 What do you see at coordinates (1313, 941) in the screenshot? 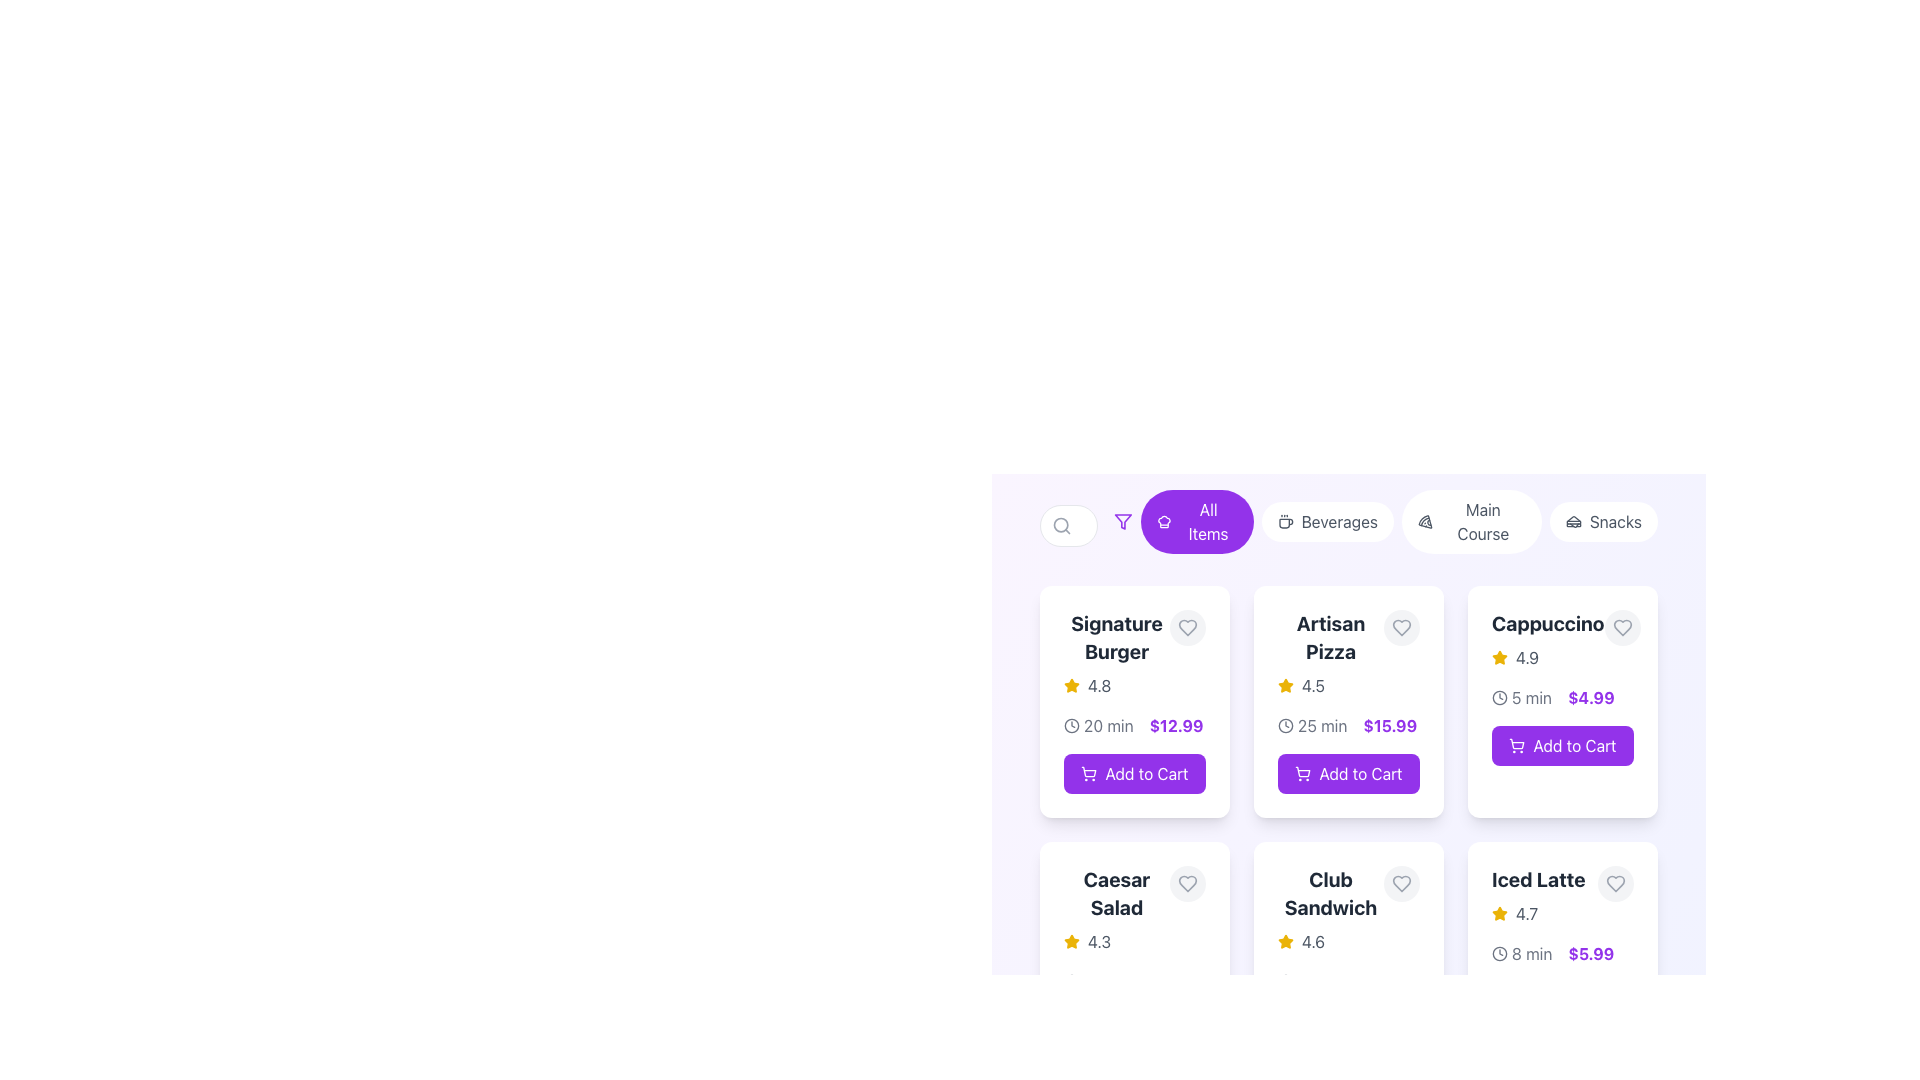
I see `the text label displaying the rating value '4.6' located near the star icon in the 'Club Sandwich' card` at bounding box center [1313, 941].